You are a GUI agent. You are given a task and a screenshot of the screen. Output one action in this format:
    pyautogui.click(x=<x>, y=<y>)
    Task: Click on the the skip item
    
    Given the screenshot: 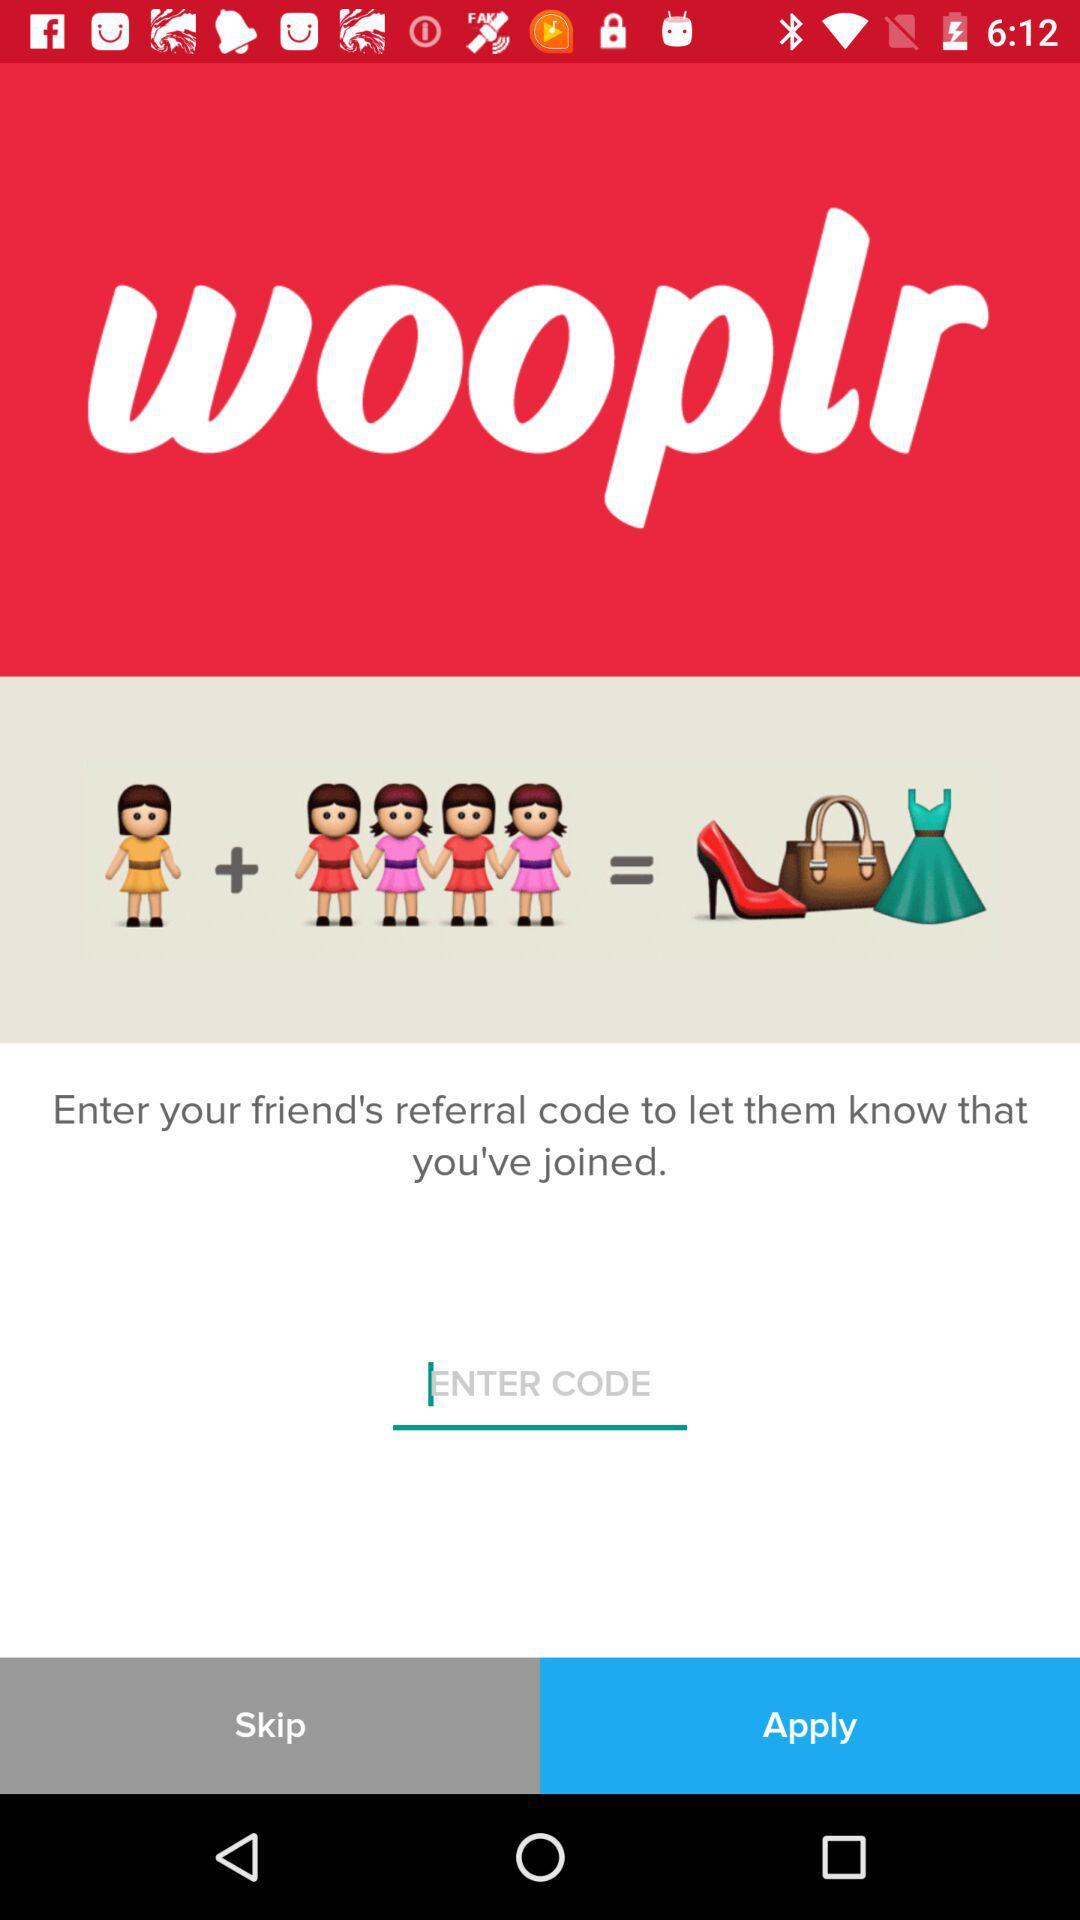 What is the action you would take?
    pyautogui.click(x=270, y=1724)
    